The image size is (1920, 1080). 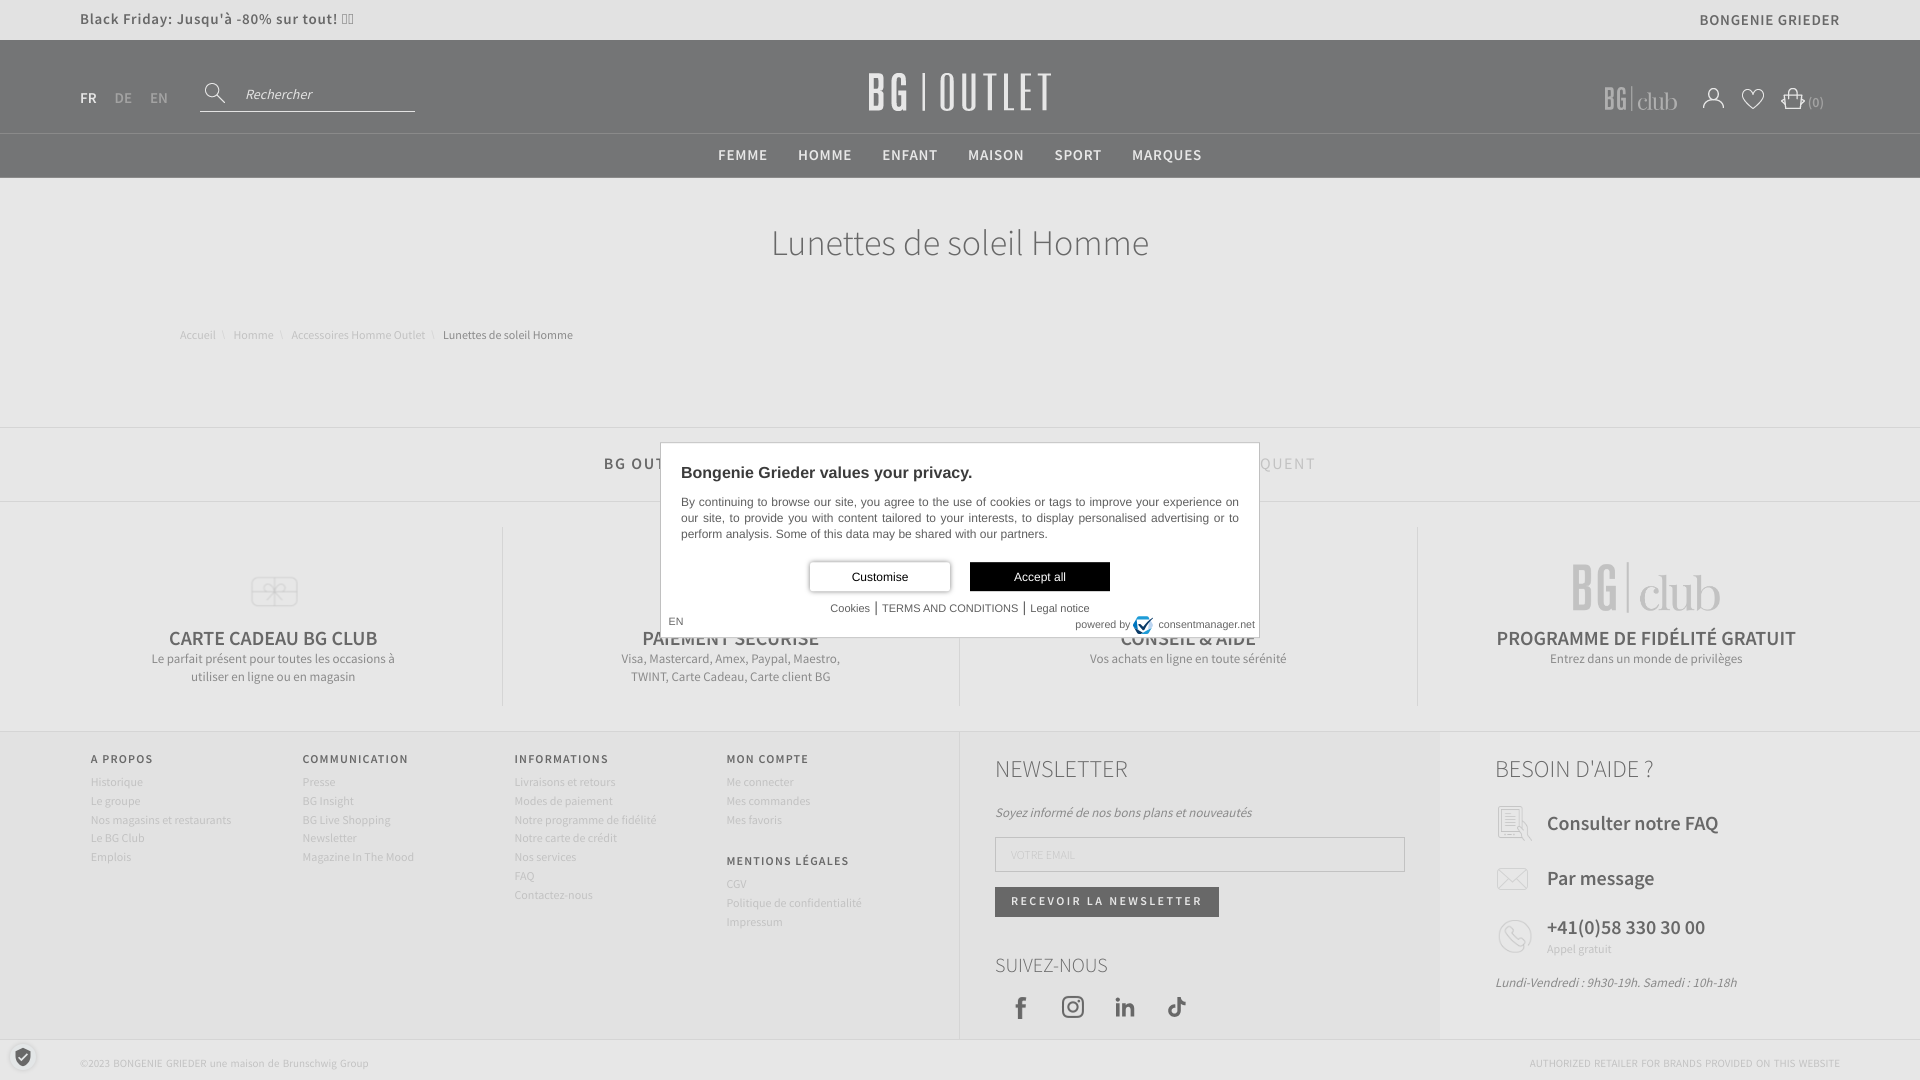 I want to click on 'FEMME', so click(x=702, y=154).